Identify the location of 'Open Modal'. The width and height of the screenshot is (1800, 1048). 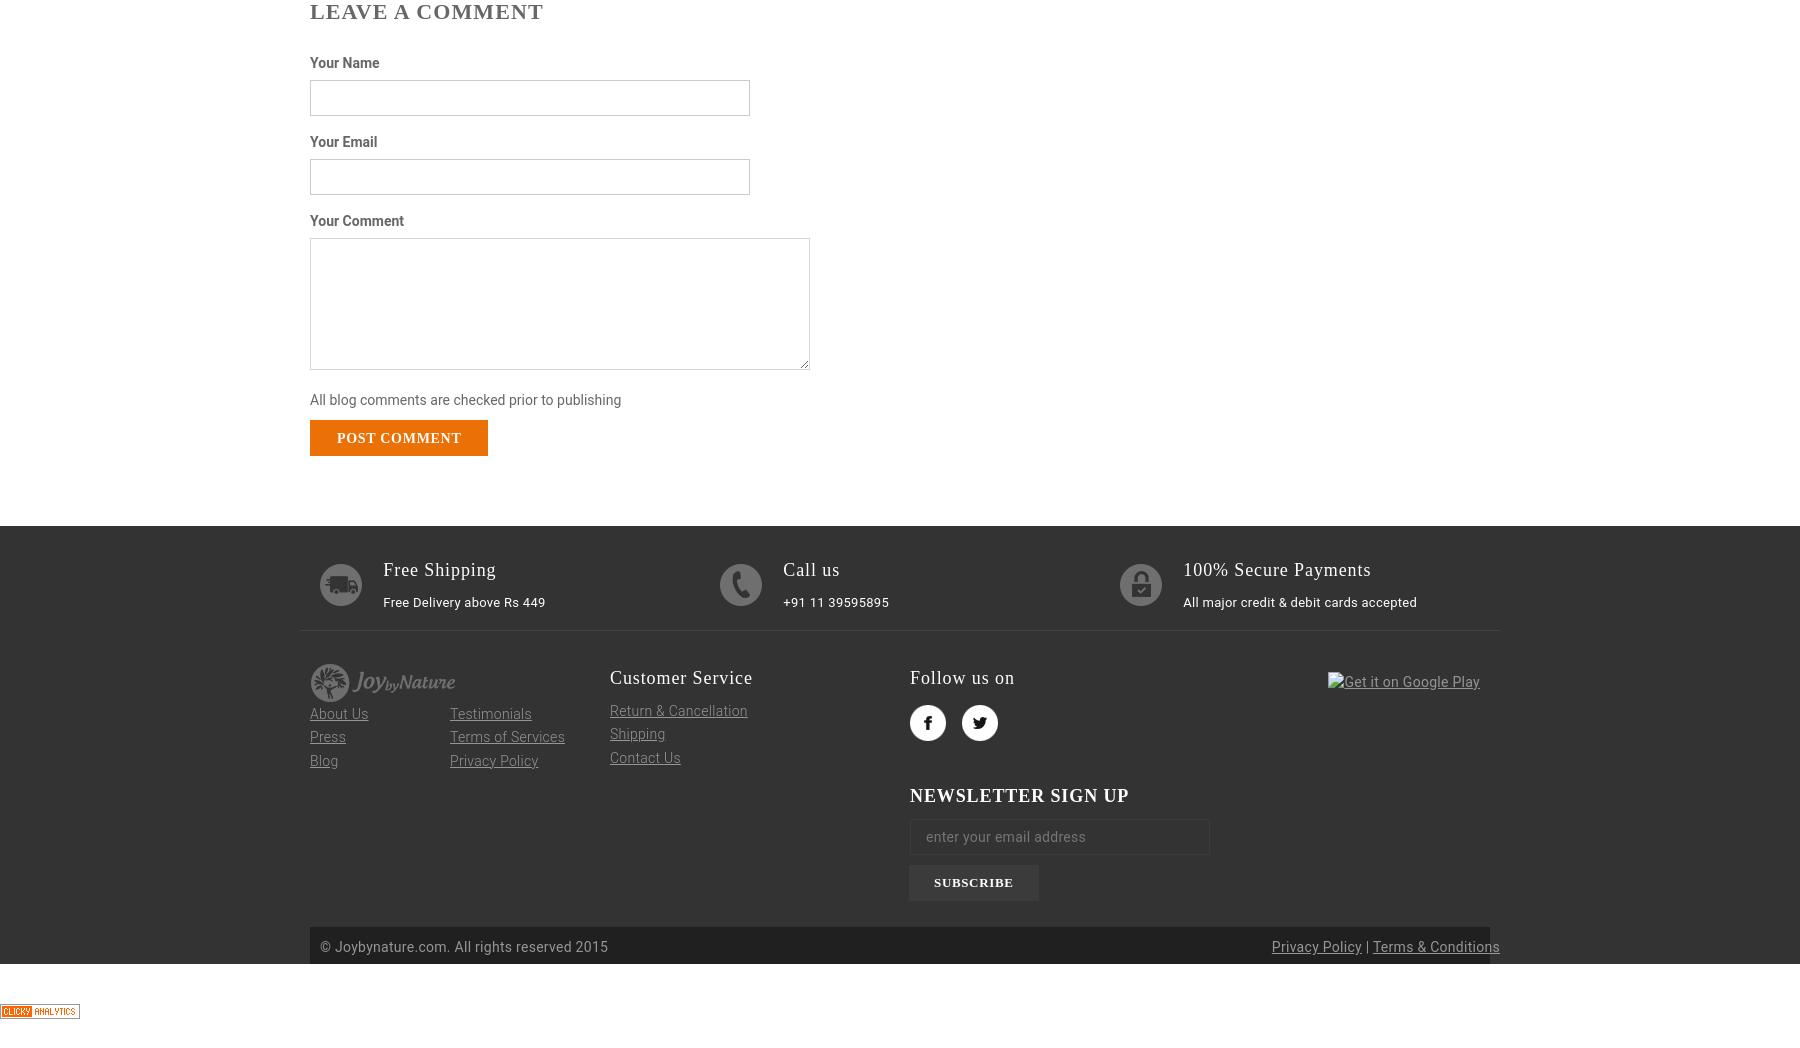
(388, 981).